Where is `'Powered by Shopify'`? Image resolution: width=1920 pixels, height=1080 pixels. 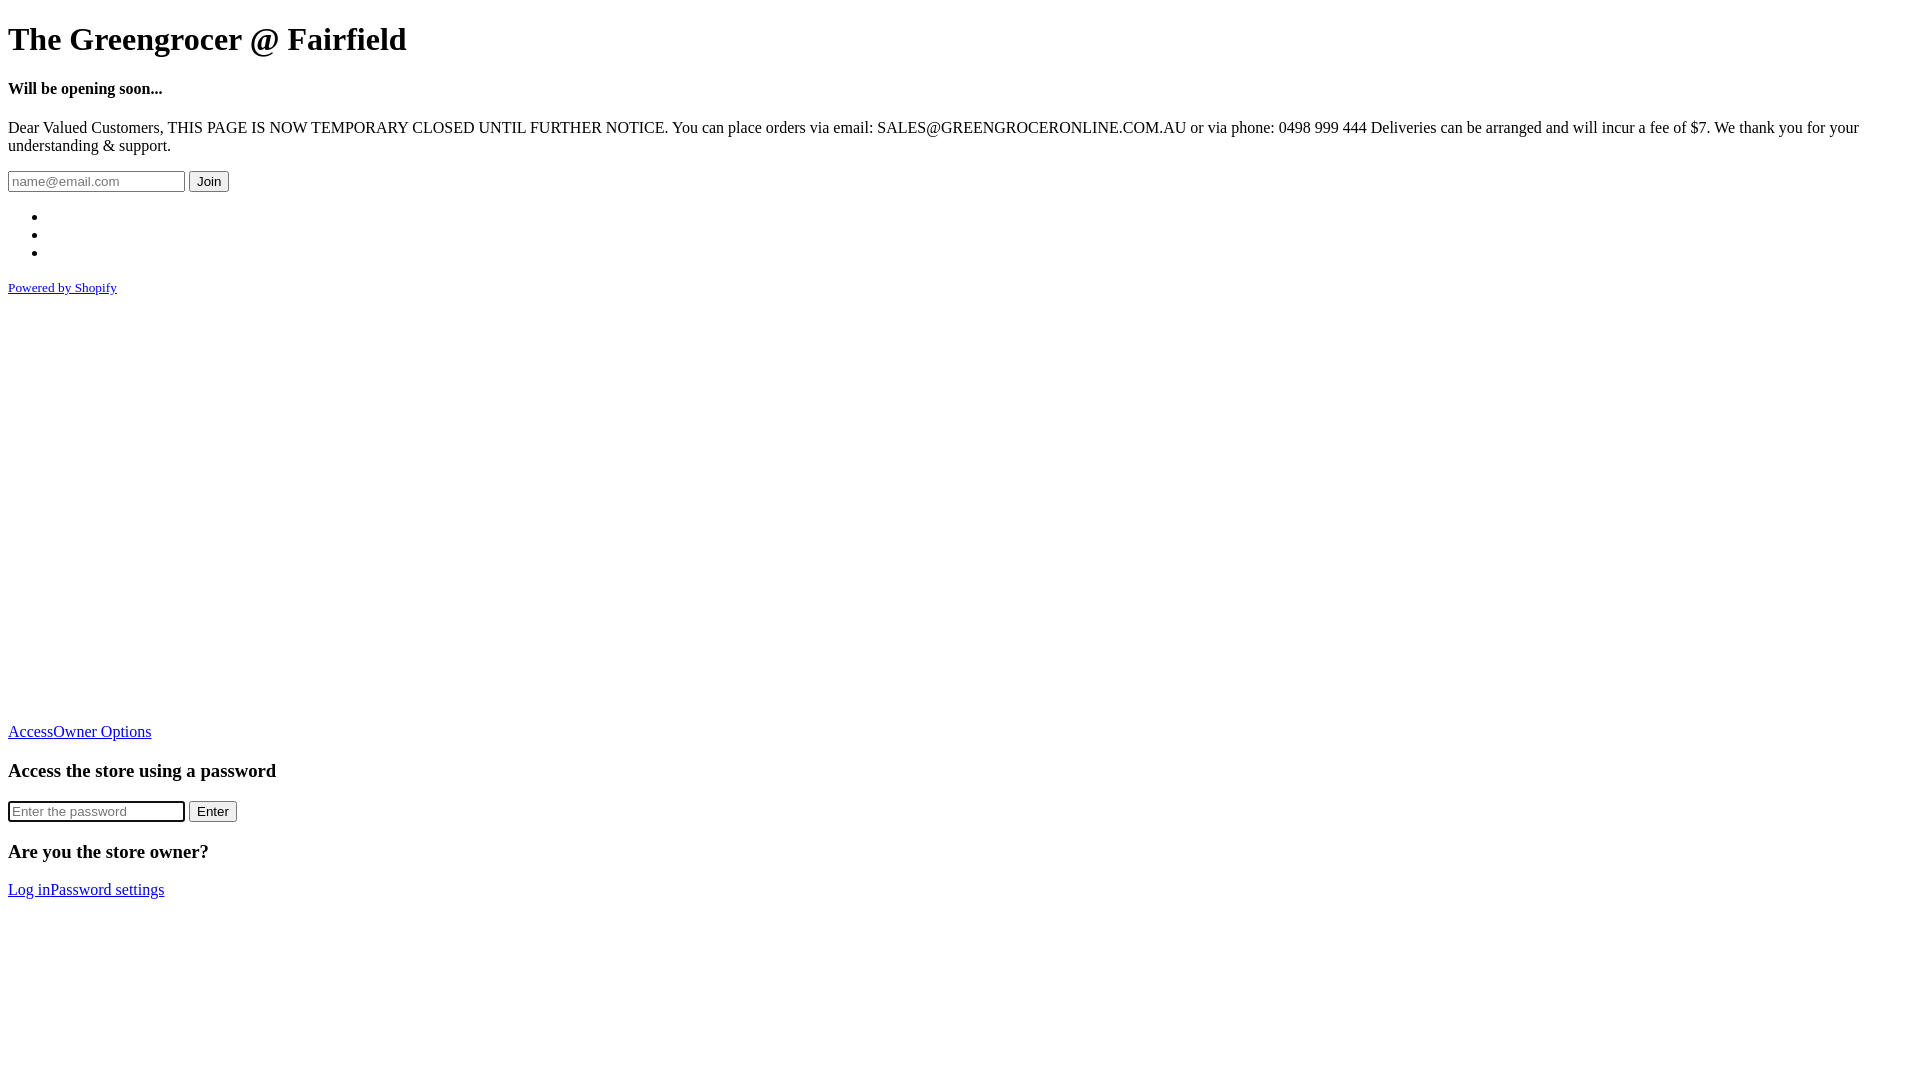
'Powered by Shopify' is located at coordinates (62, 287).